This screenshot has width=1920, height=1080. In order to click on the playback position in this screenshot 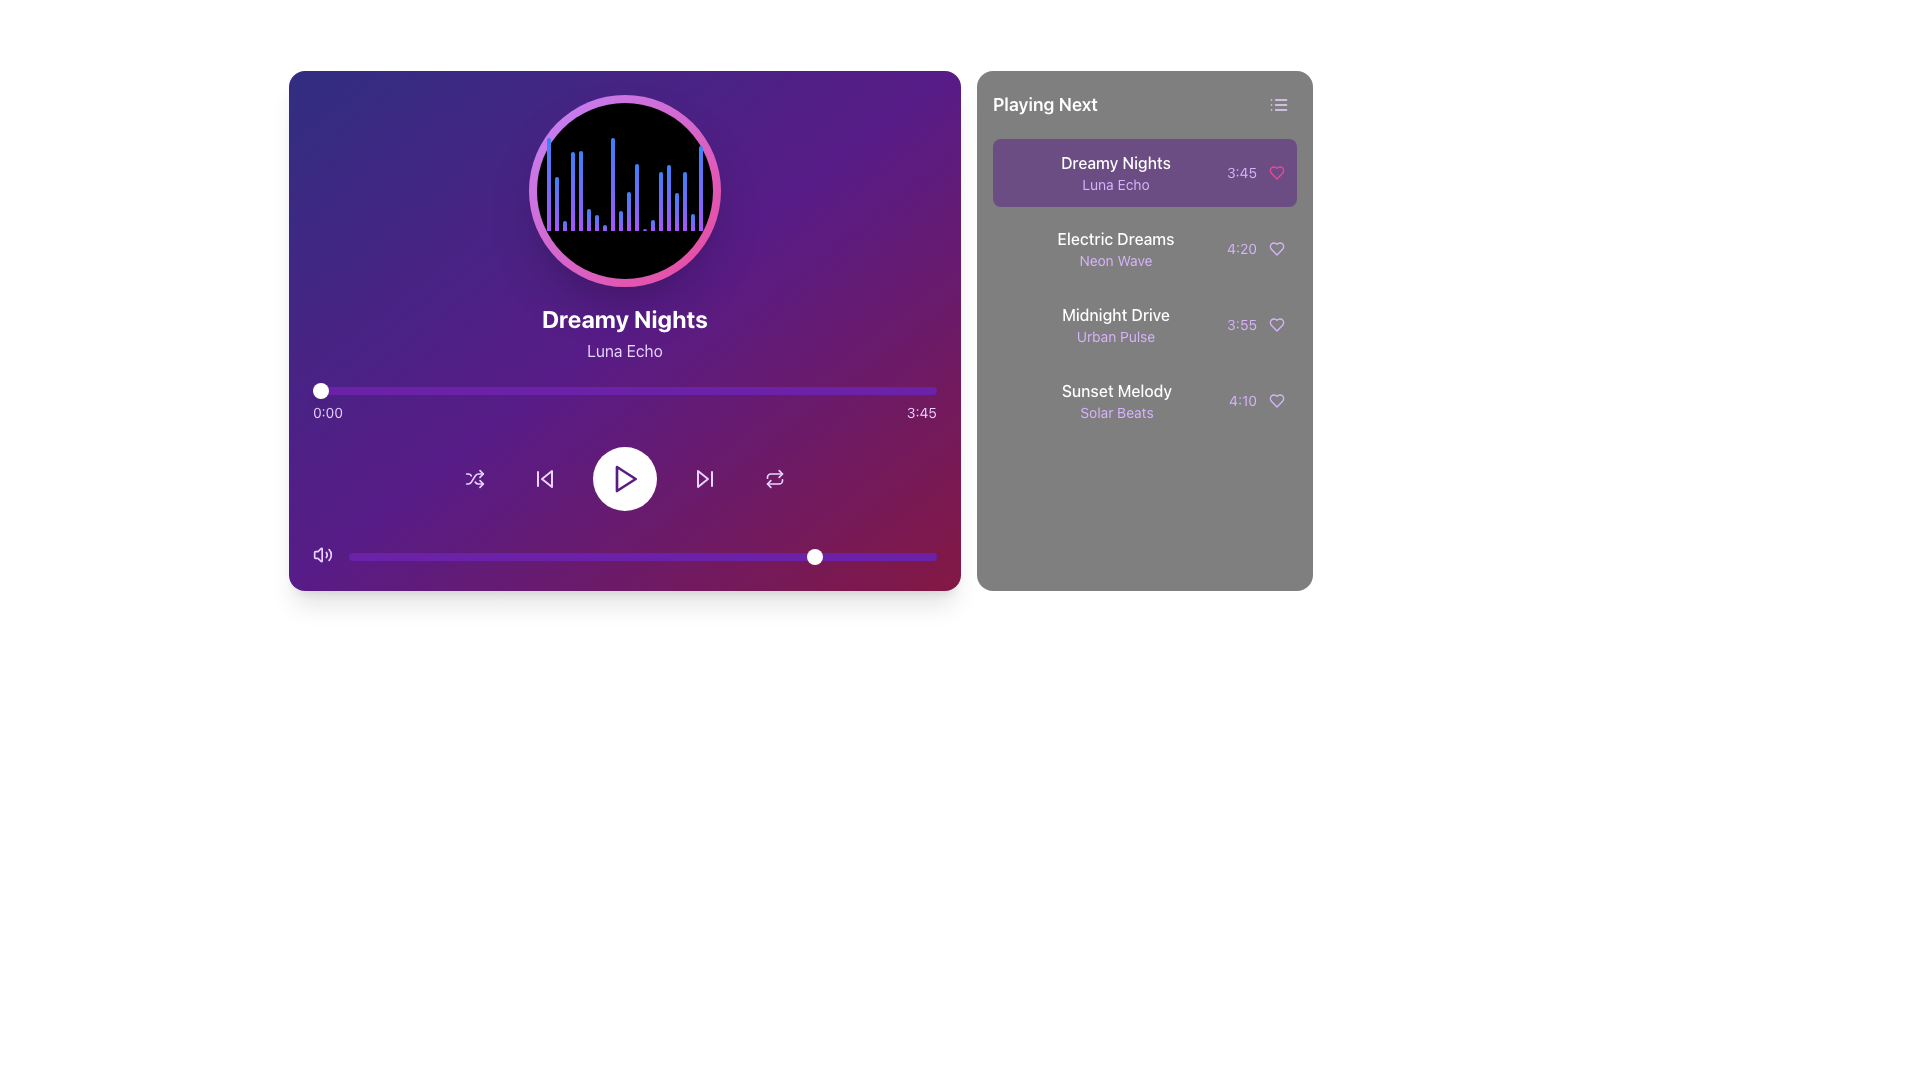, I will do `click(474, 390)`.